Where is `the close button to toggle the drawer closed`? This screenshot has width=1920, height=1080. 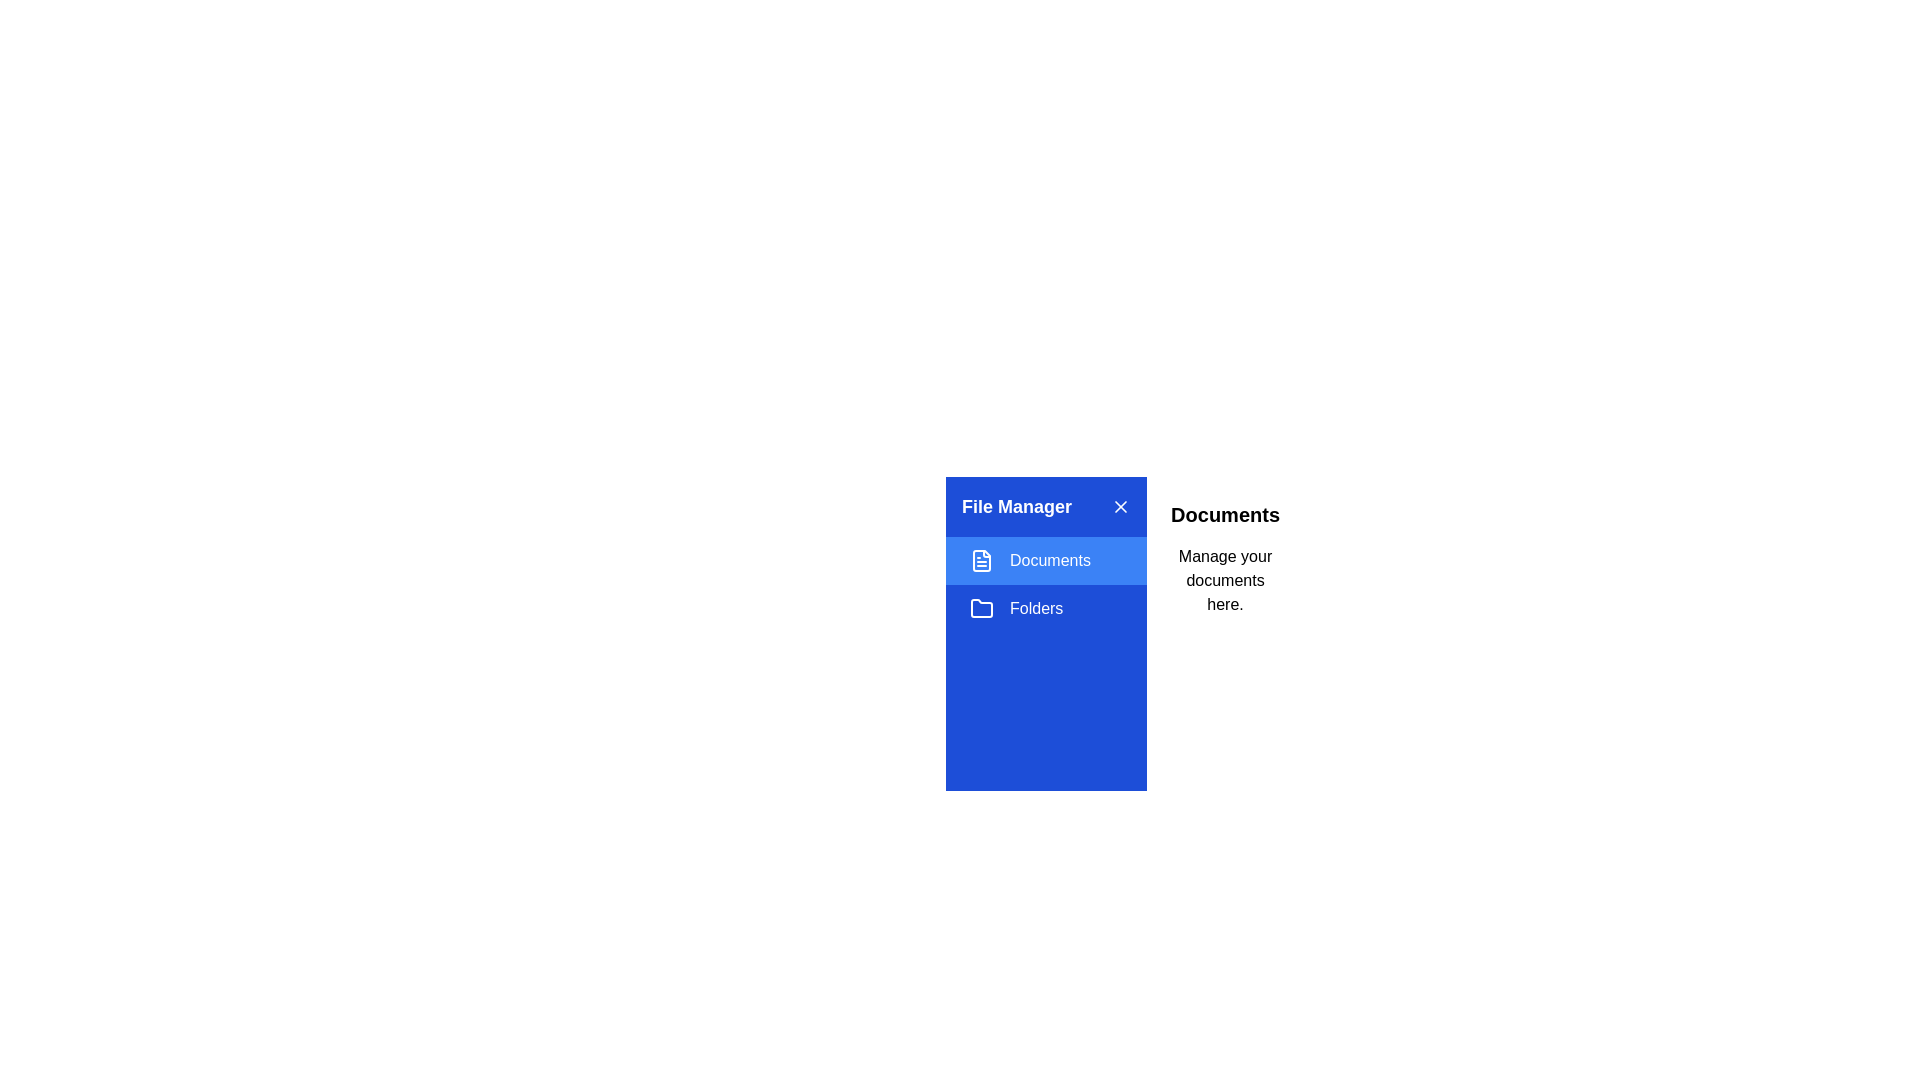 the close button to toggle the drawer closed is located at coordinates (1121, 505).